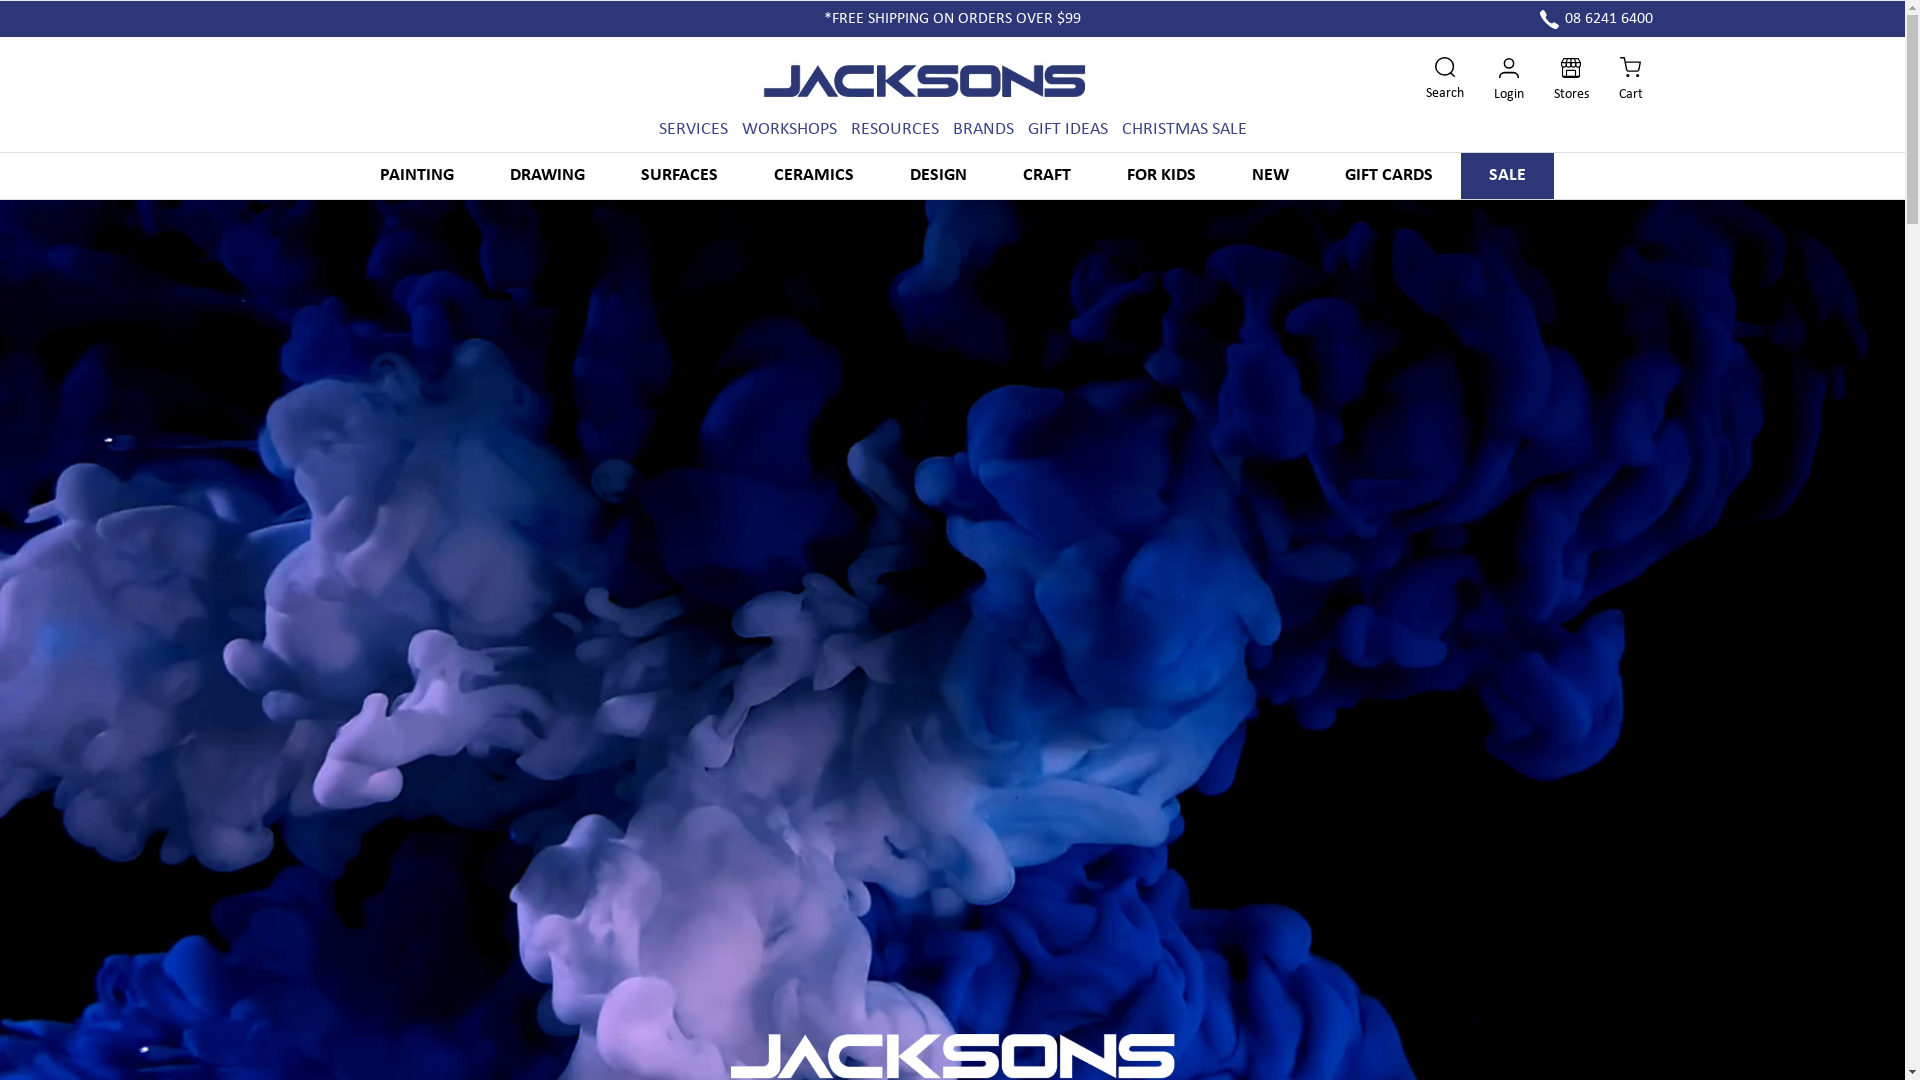  Describe the element at coordinates (1630, 80) in the screenshot. I see `'Cart'` at that location.